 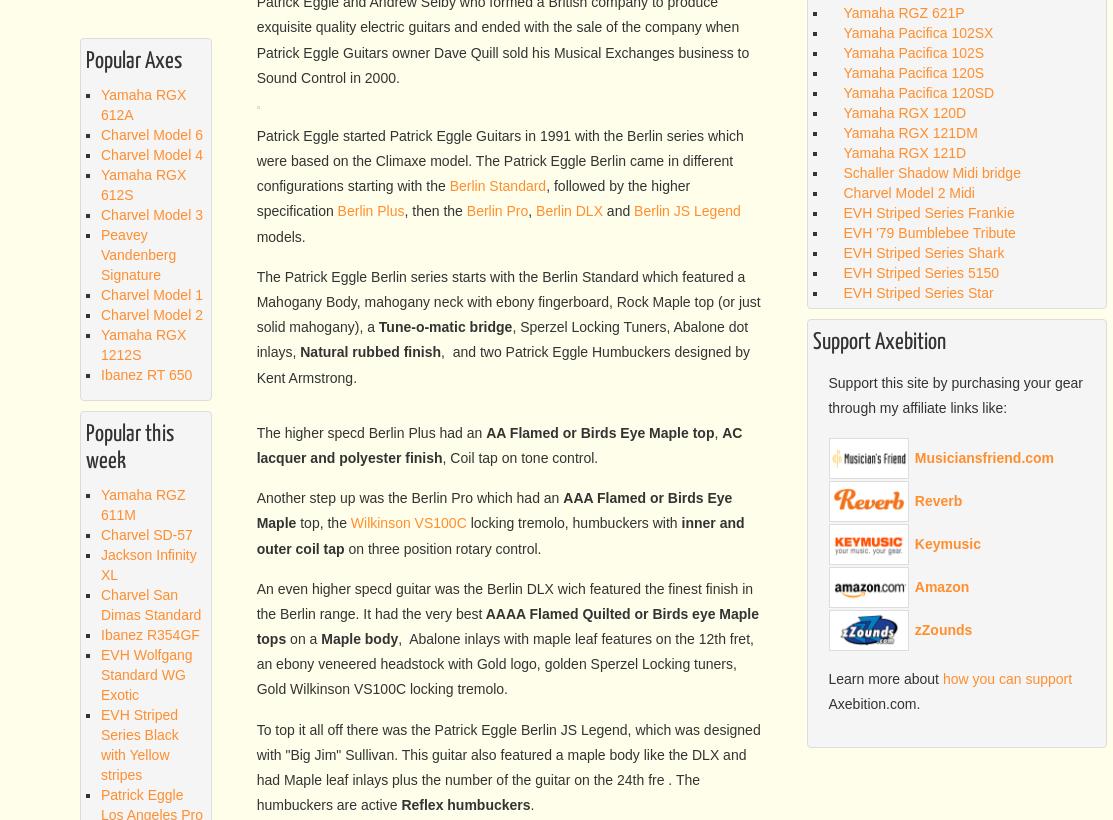 I want to click on 'Reverb', so click(x=937, y=500).